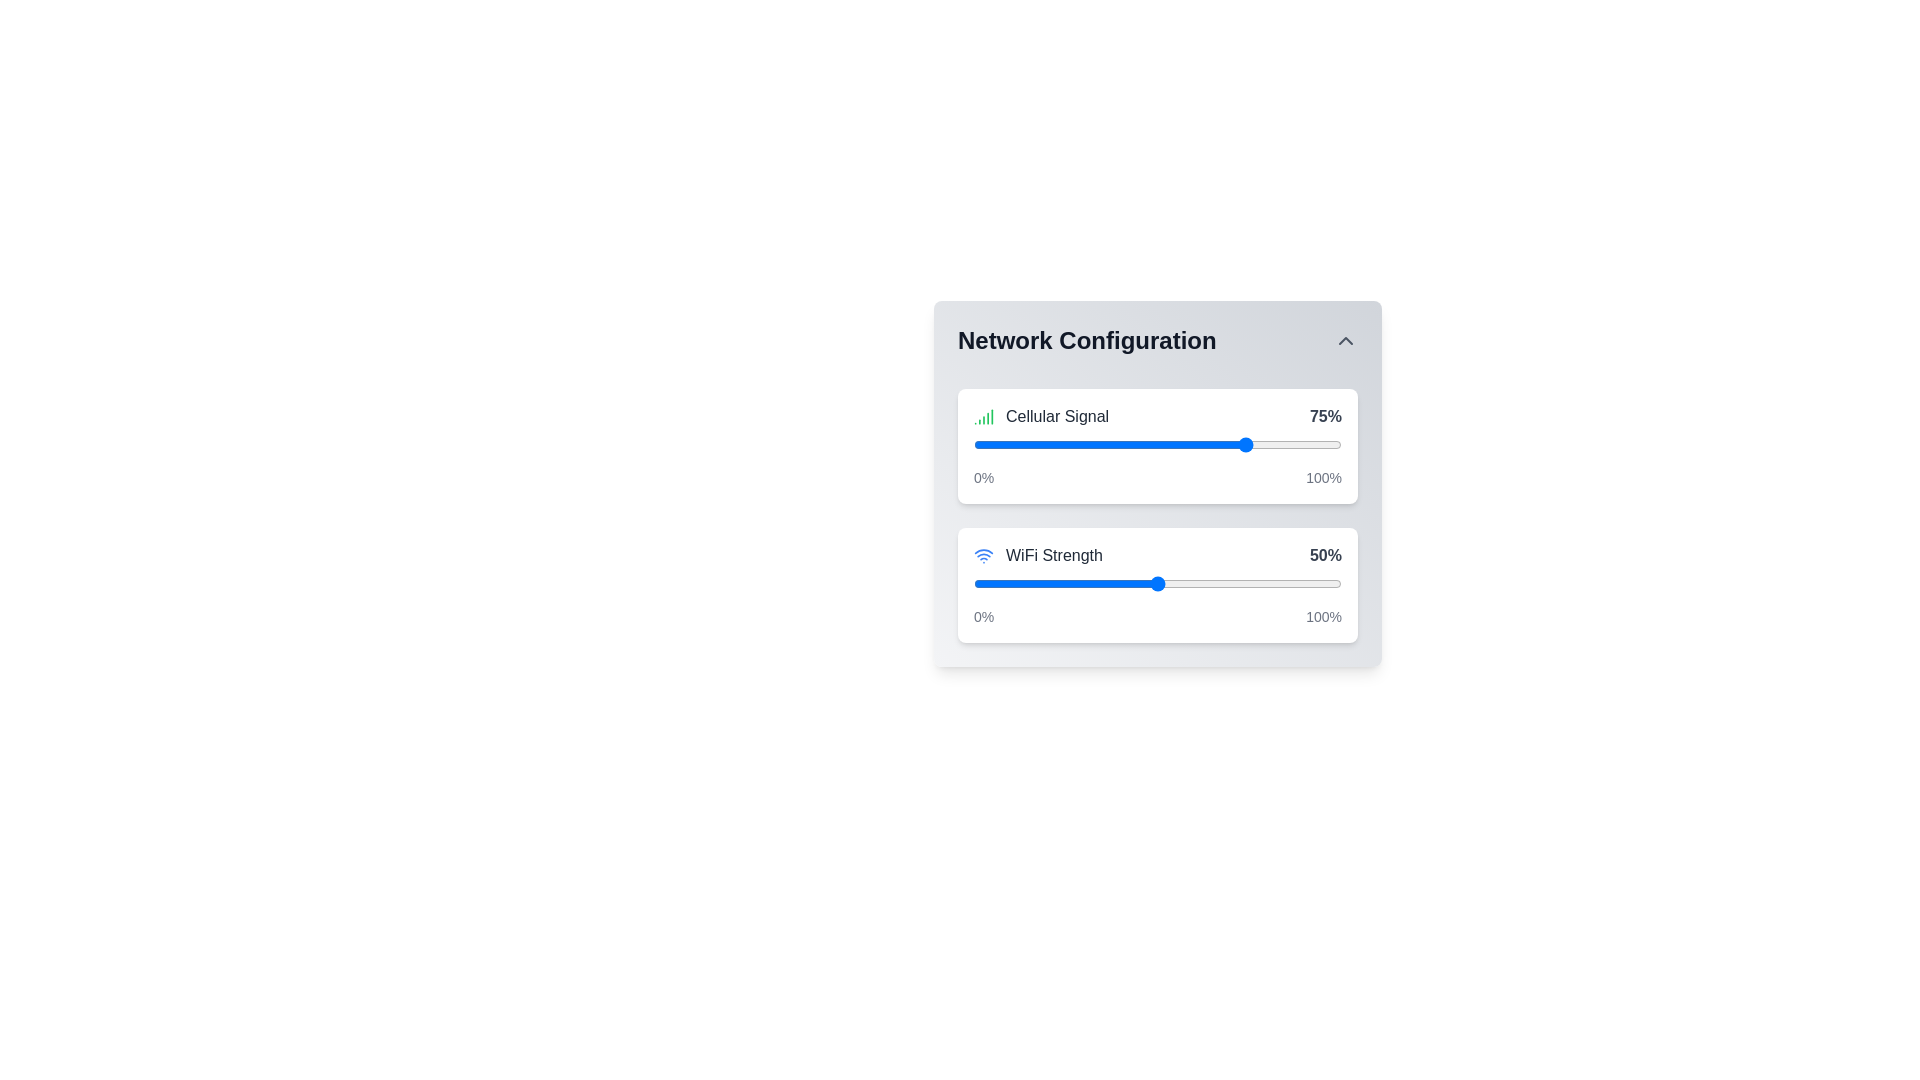 The width and height of the screenshot is (1920, 1080). I want to click on the informational label displaying the cellular signal and its percentage, located at the top of the white rectangular card under the title 'Network Configuration', so click(1157, 415).